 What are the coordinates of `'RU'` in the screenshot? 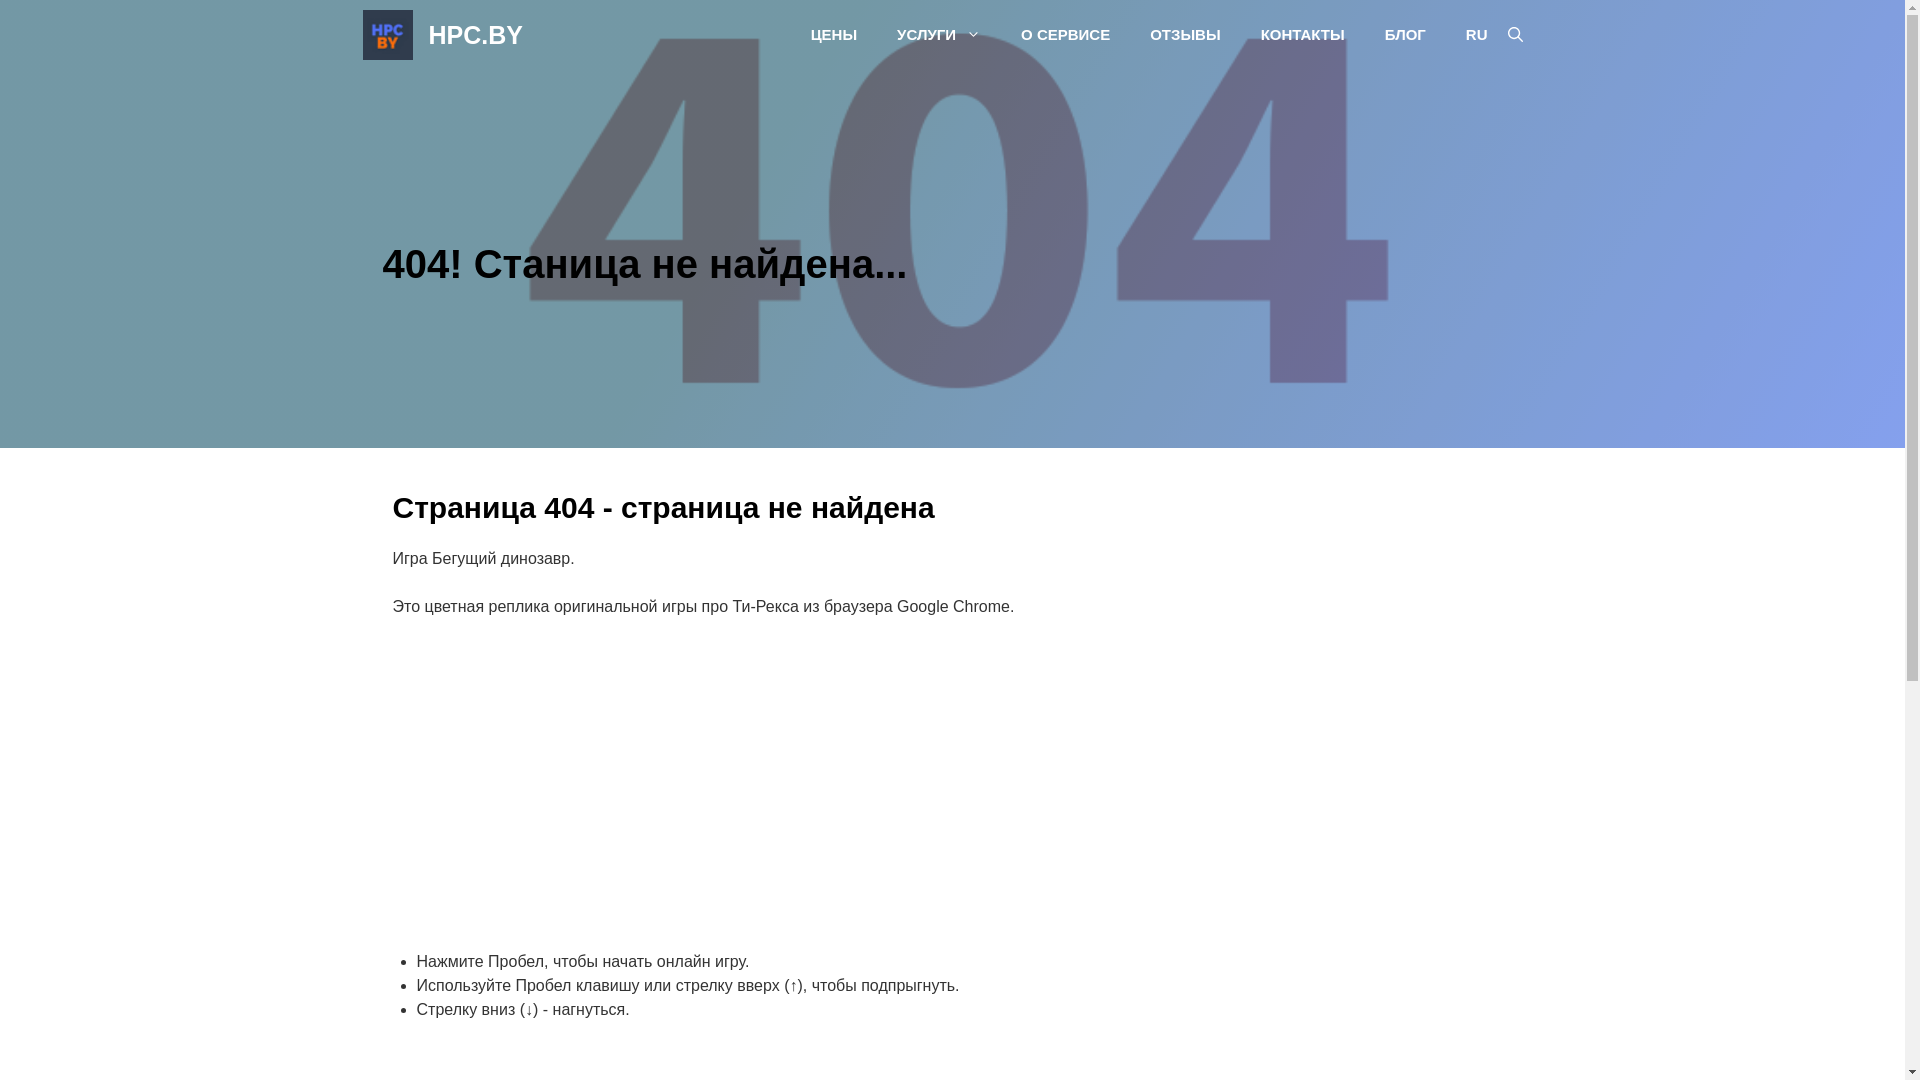 It's located at (1467, 34).